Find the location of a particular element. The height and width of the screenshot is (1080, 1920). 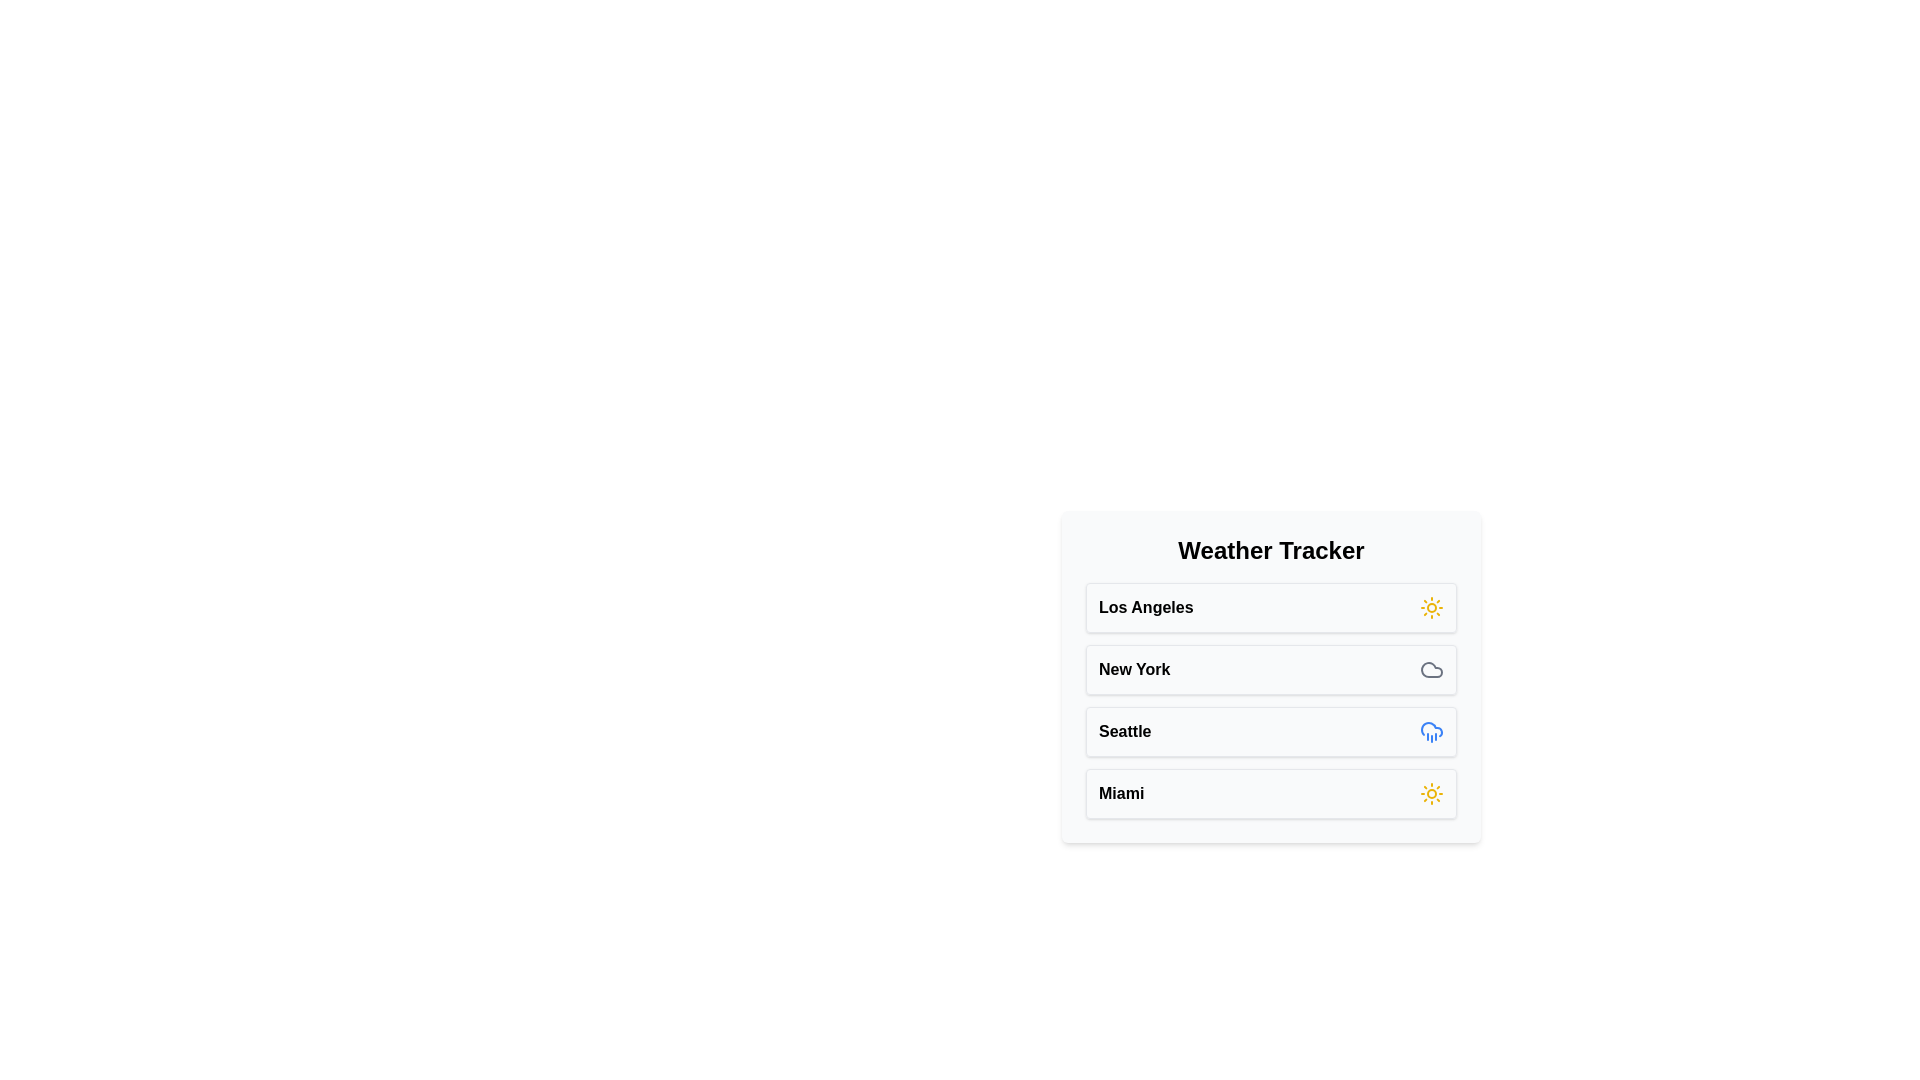

the city row corresponding to Seattle to toggle its weather status is located at coordinates (1270, 732).